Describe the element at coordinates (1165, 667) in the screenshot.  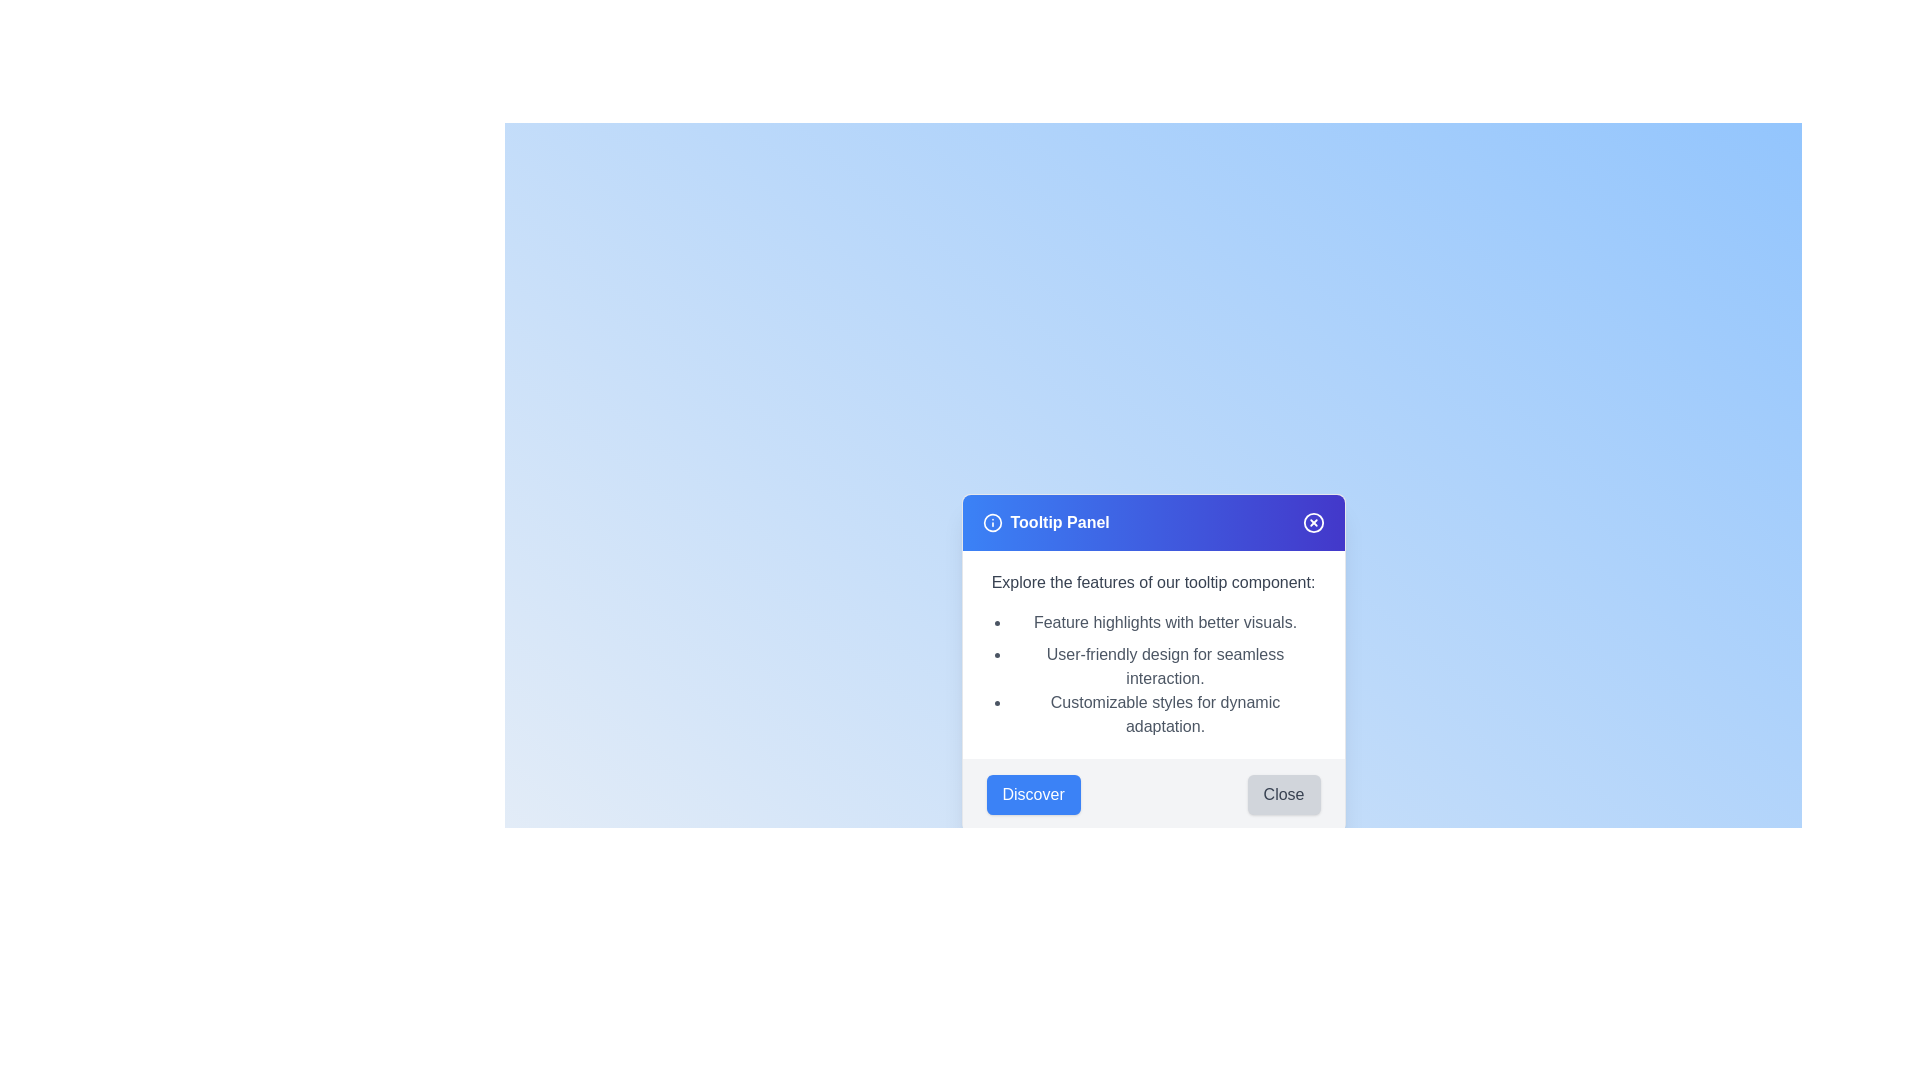
I see `the text element that reads 'User-friendly design for seamless interaction.' which is the second item in a bullet-point list within a tooltip component` at that location.